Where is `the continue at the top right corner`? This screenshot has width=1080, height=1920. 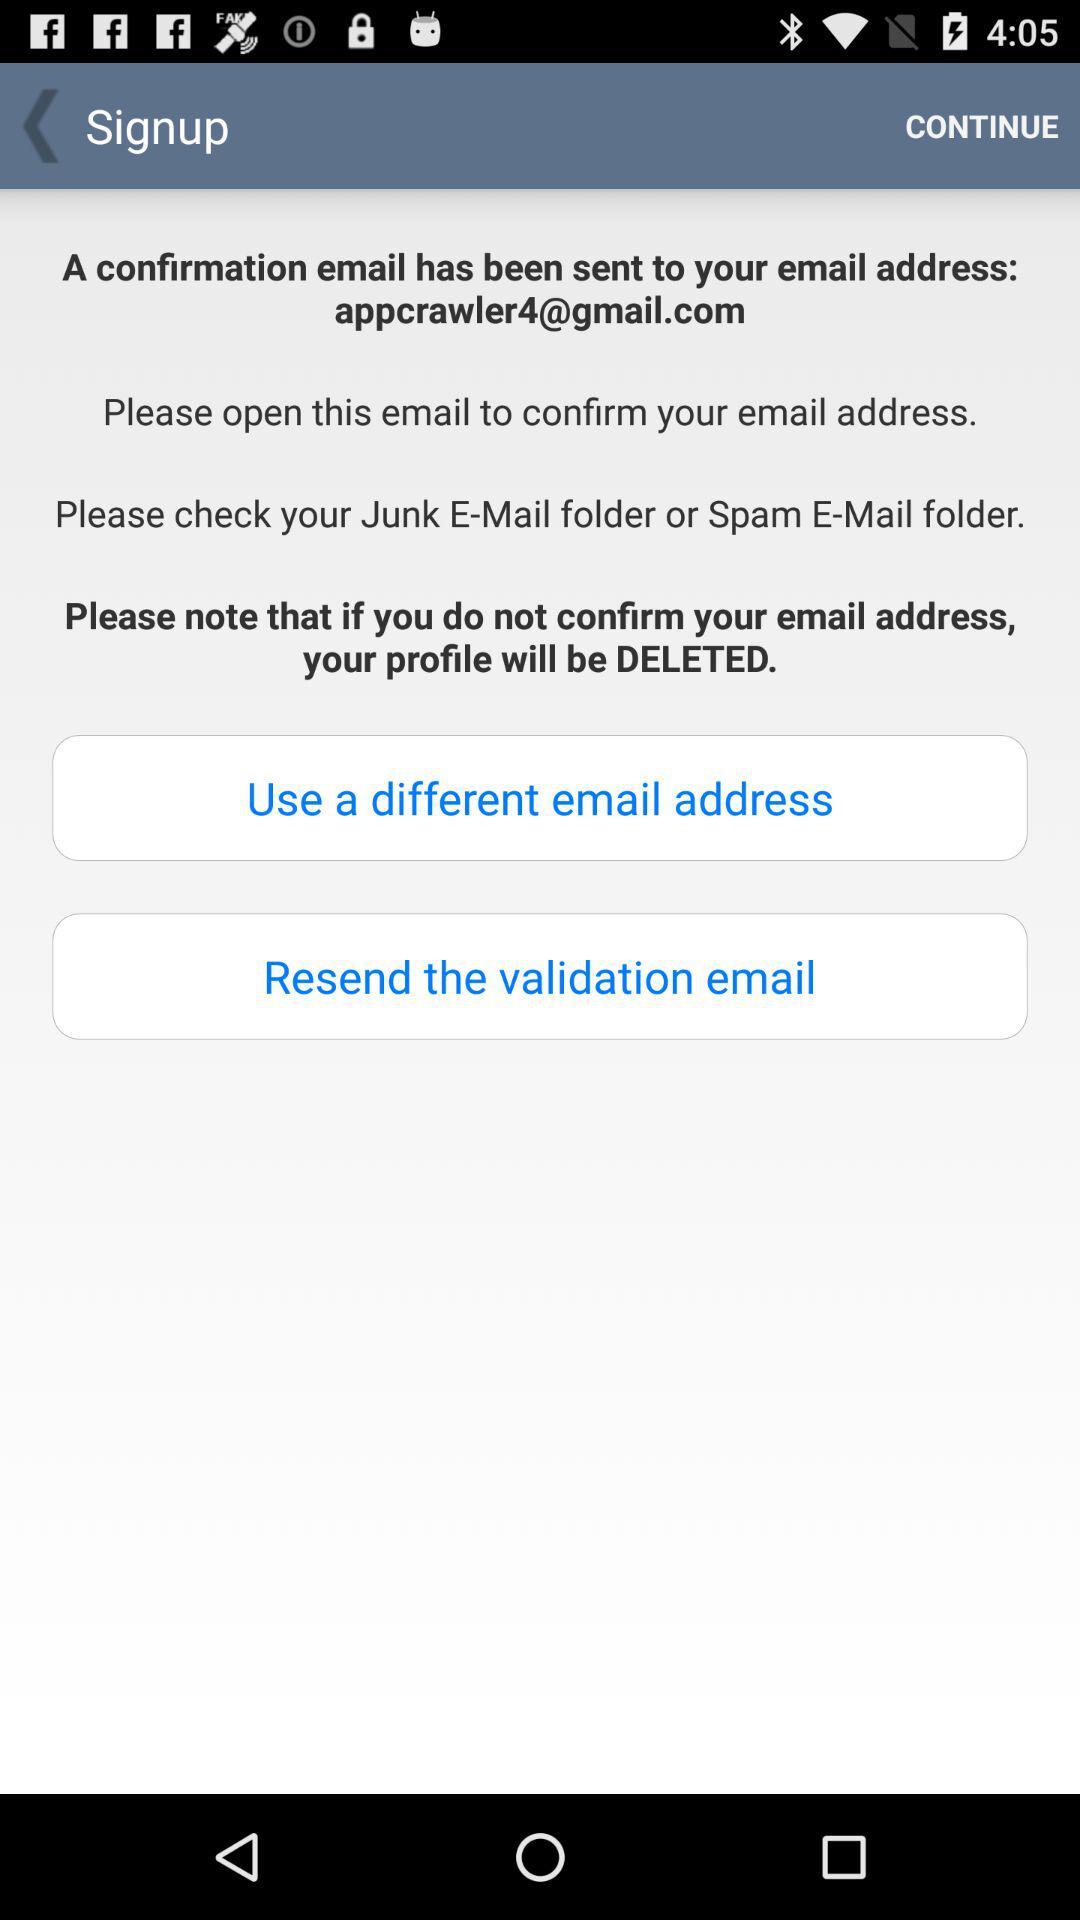
the continue at the top right corner is located at coordinates (981, 124).